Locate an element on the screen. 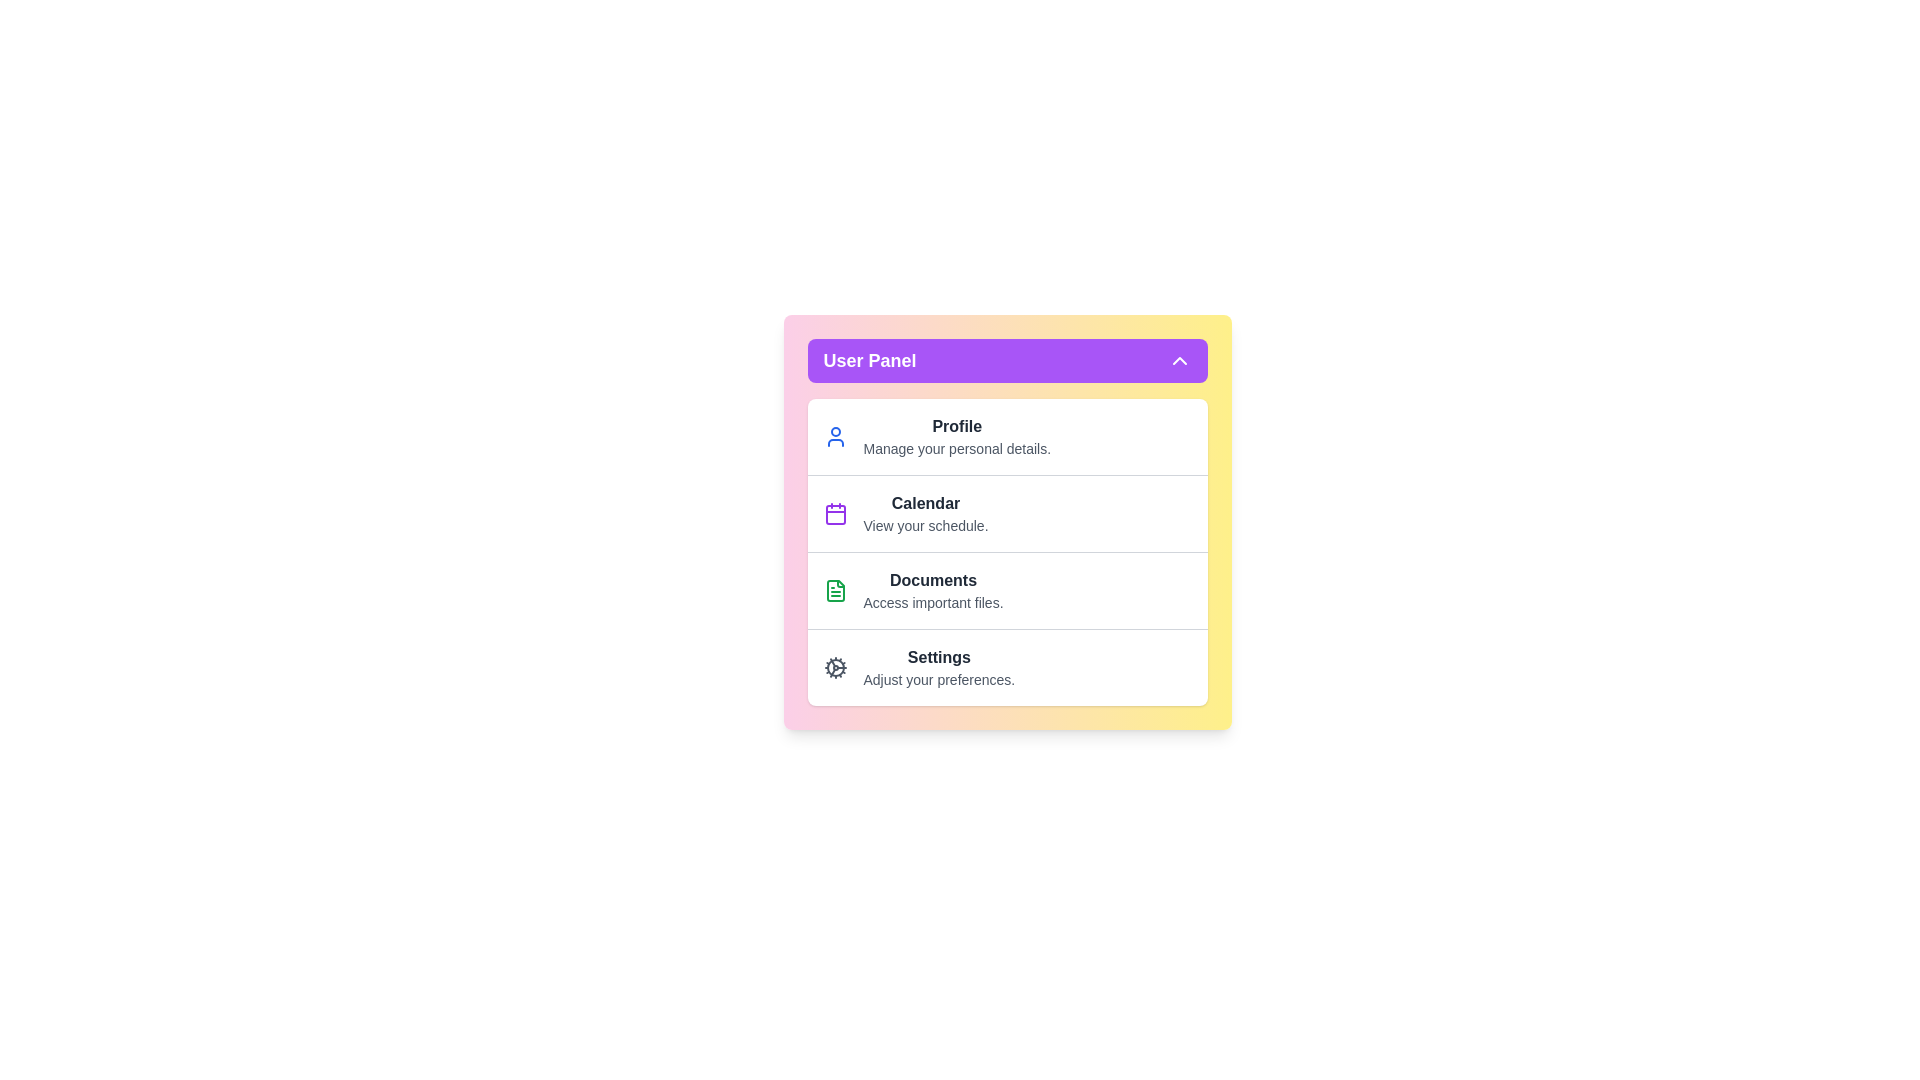 Image resolution: width=1920 pixels, height=1080 pixels. an item in the vertical navigation menu located within the 'User Panel' is located at coordinates (1007, 552).